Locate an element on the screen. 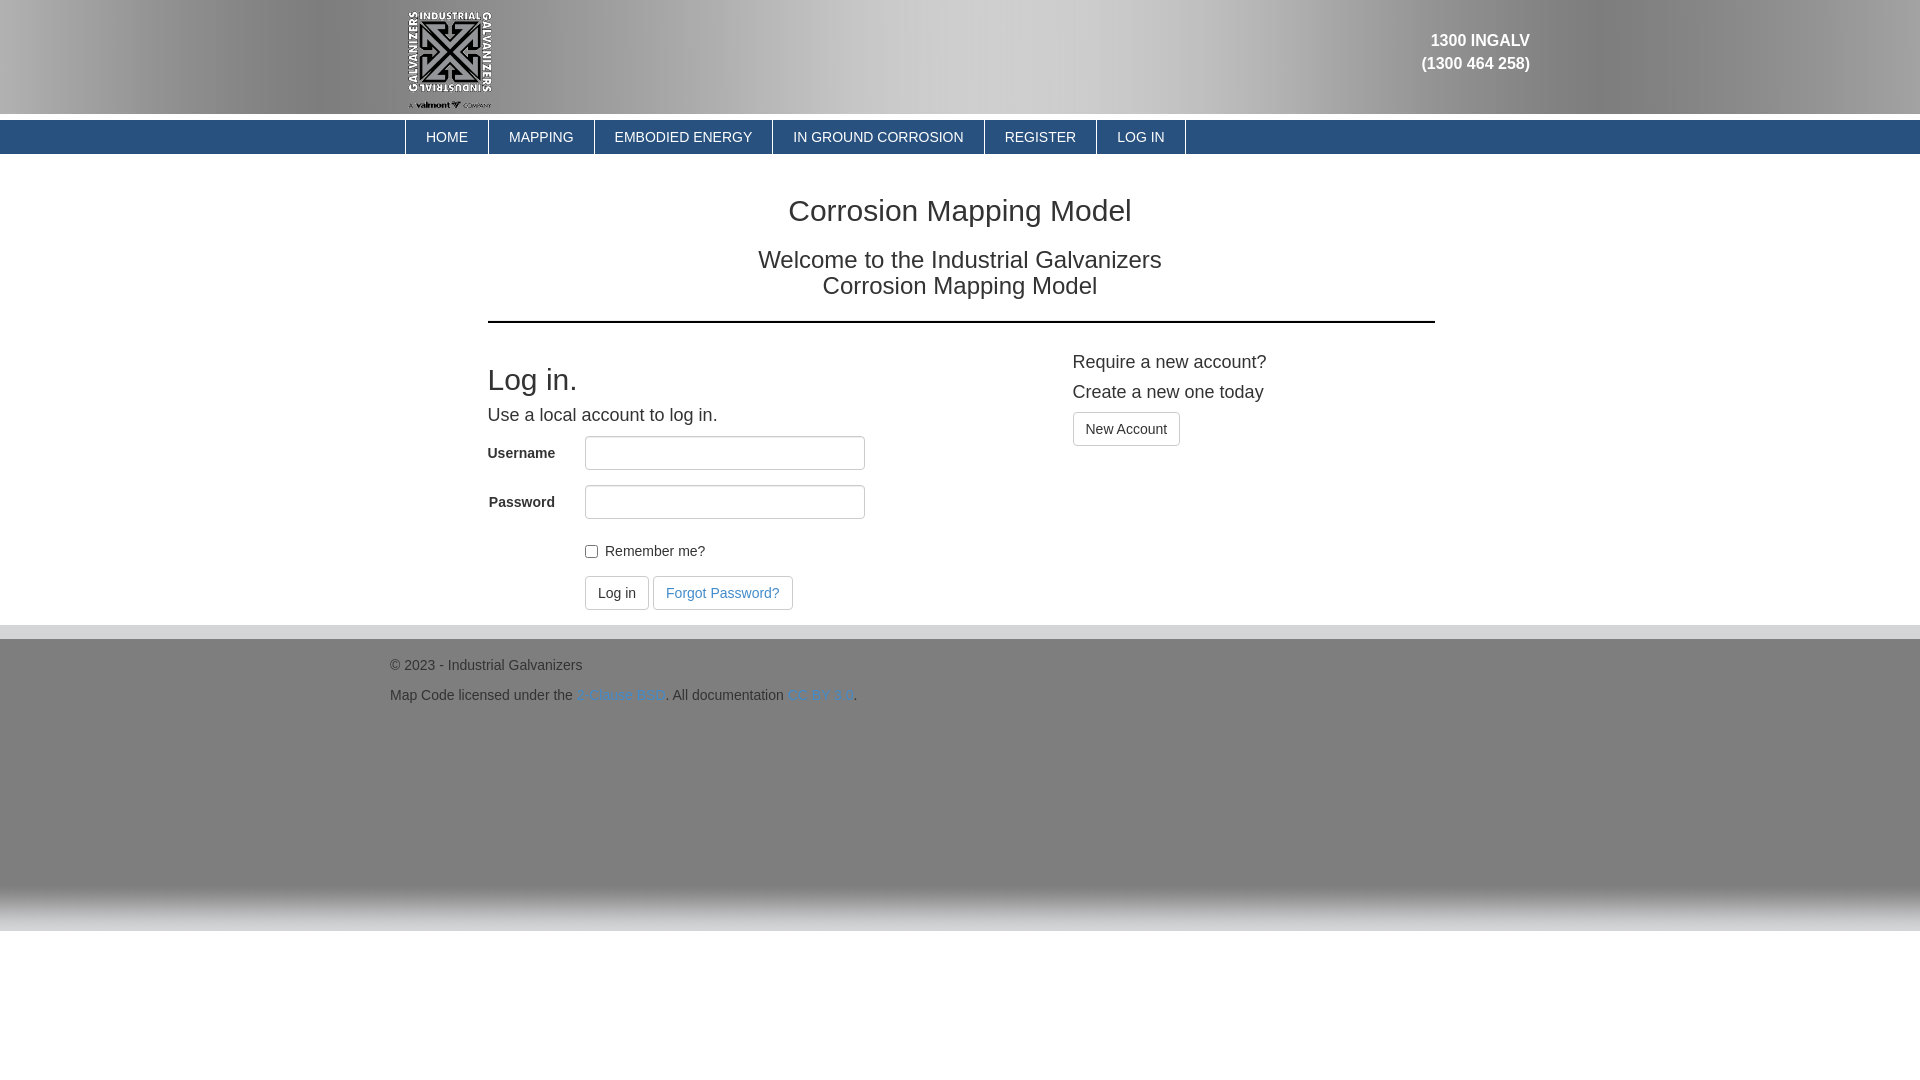 This screenshot has width=1920, height=1080. 'HOME' is located at coordinates (445, 136).